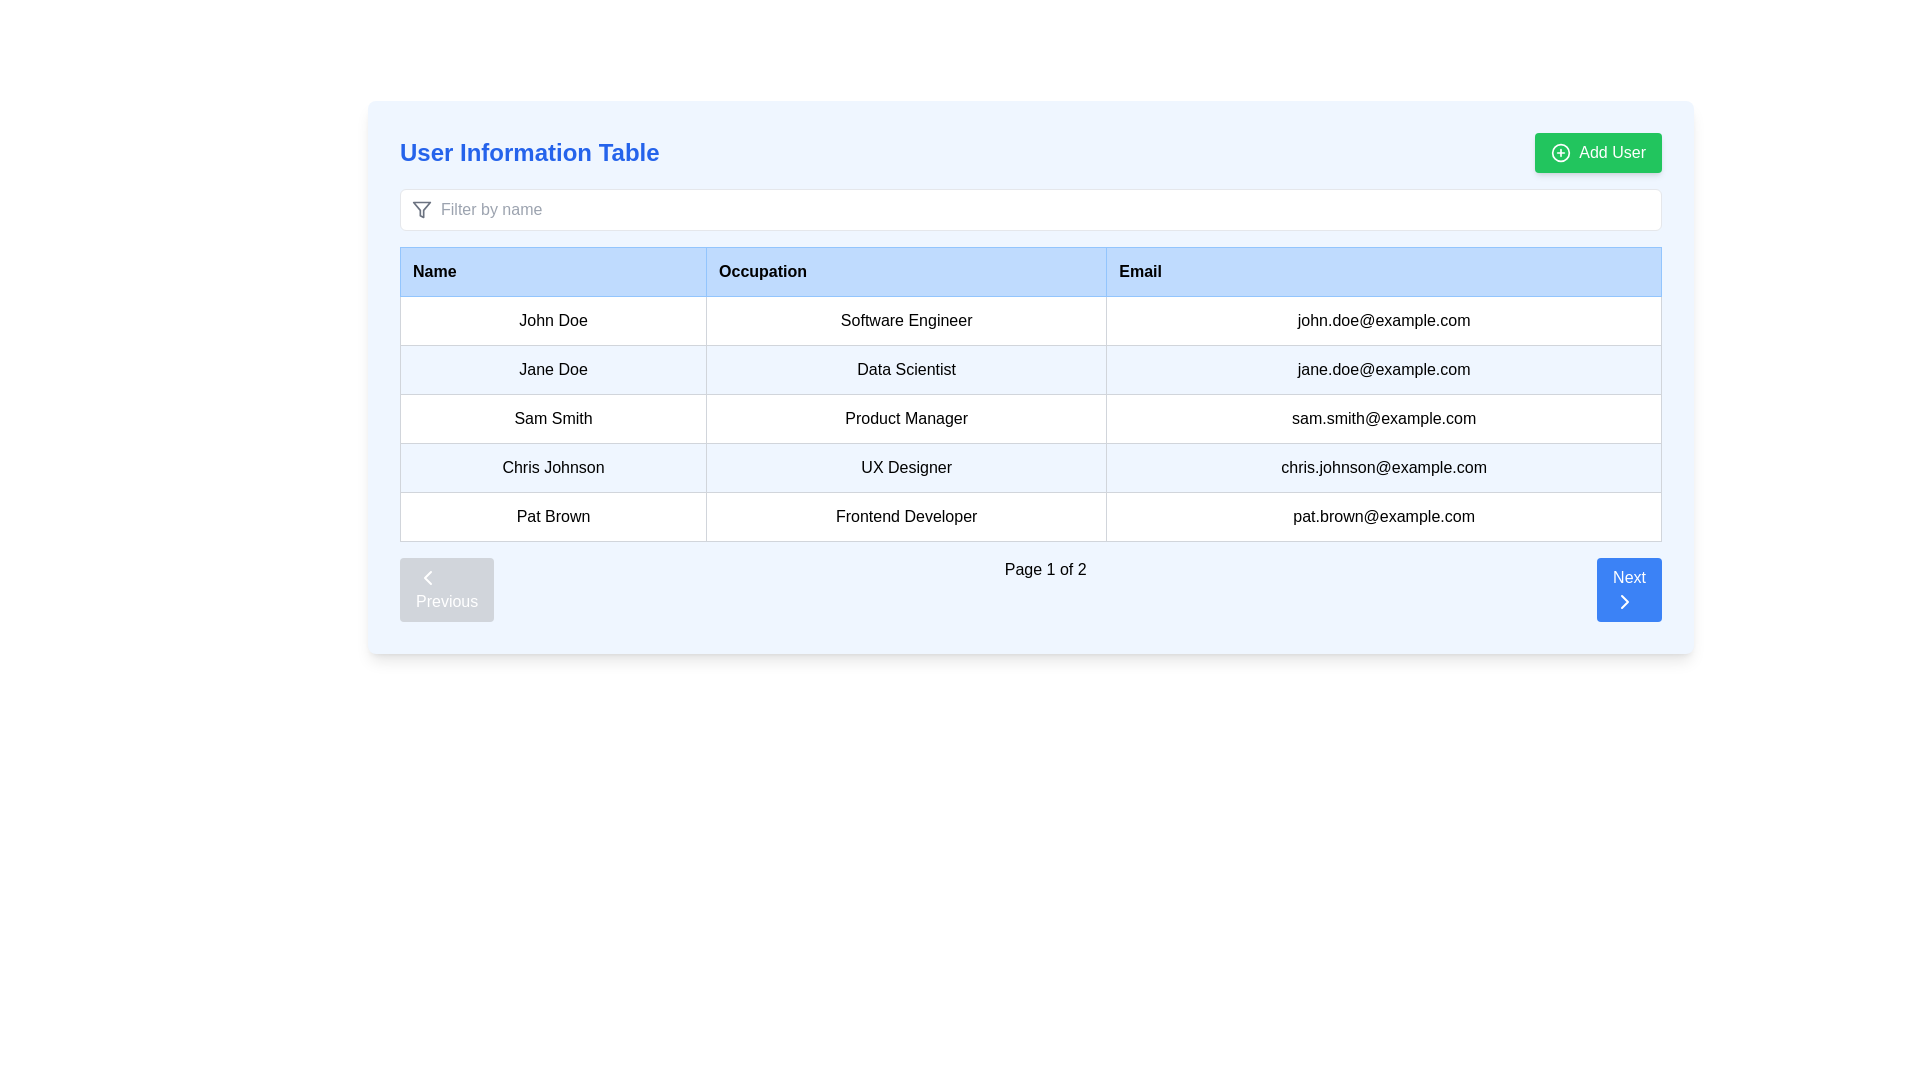 This screenshot has height=1080, width=1920. I want to click on text content of the Text Label displaying 'Pat Brown', which is the first cell in the last row of a table under the 'Name' column, so click(553, 515).